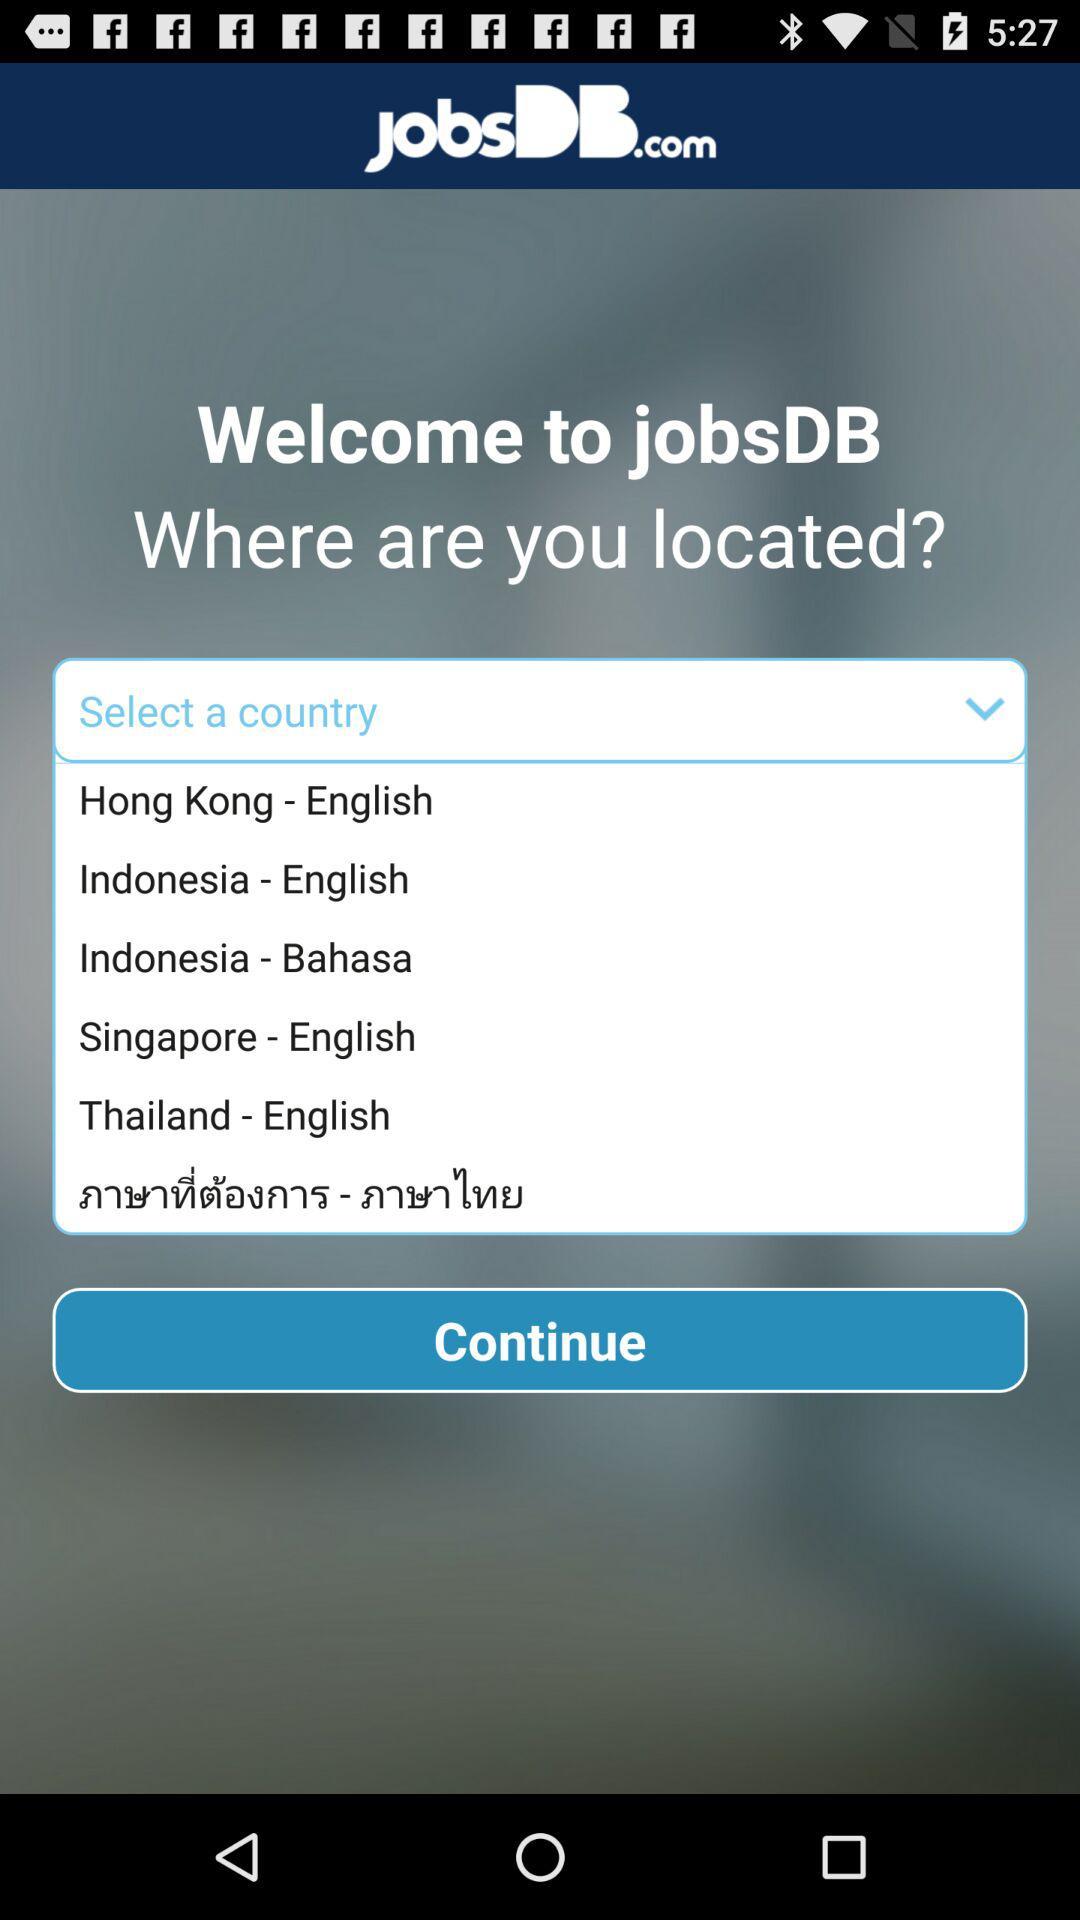 Image resolution: width=1080 pixels, height=1920 pixels. I want to click on the thailand - english icon, so click(545, 1113).